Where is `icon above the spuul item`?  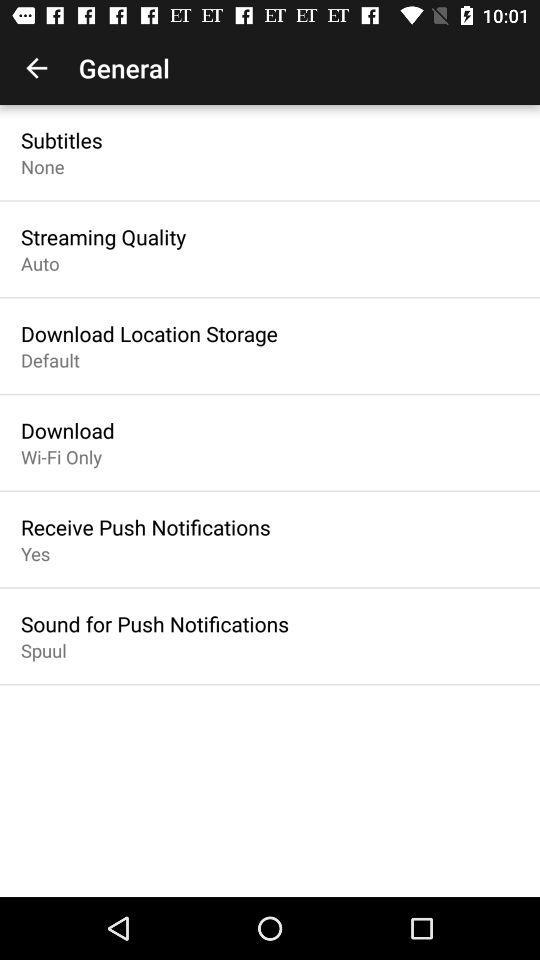
icon above the spuul item is located at coordinates (154, 623).